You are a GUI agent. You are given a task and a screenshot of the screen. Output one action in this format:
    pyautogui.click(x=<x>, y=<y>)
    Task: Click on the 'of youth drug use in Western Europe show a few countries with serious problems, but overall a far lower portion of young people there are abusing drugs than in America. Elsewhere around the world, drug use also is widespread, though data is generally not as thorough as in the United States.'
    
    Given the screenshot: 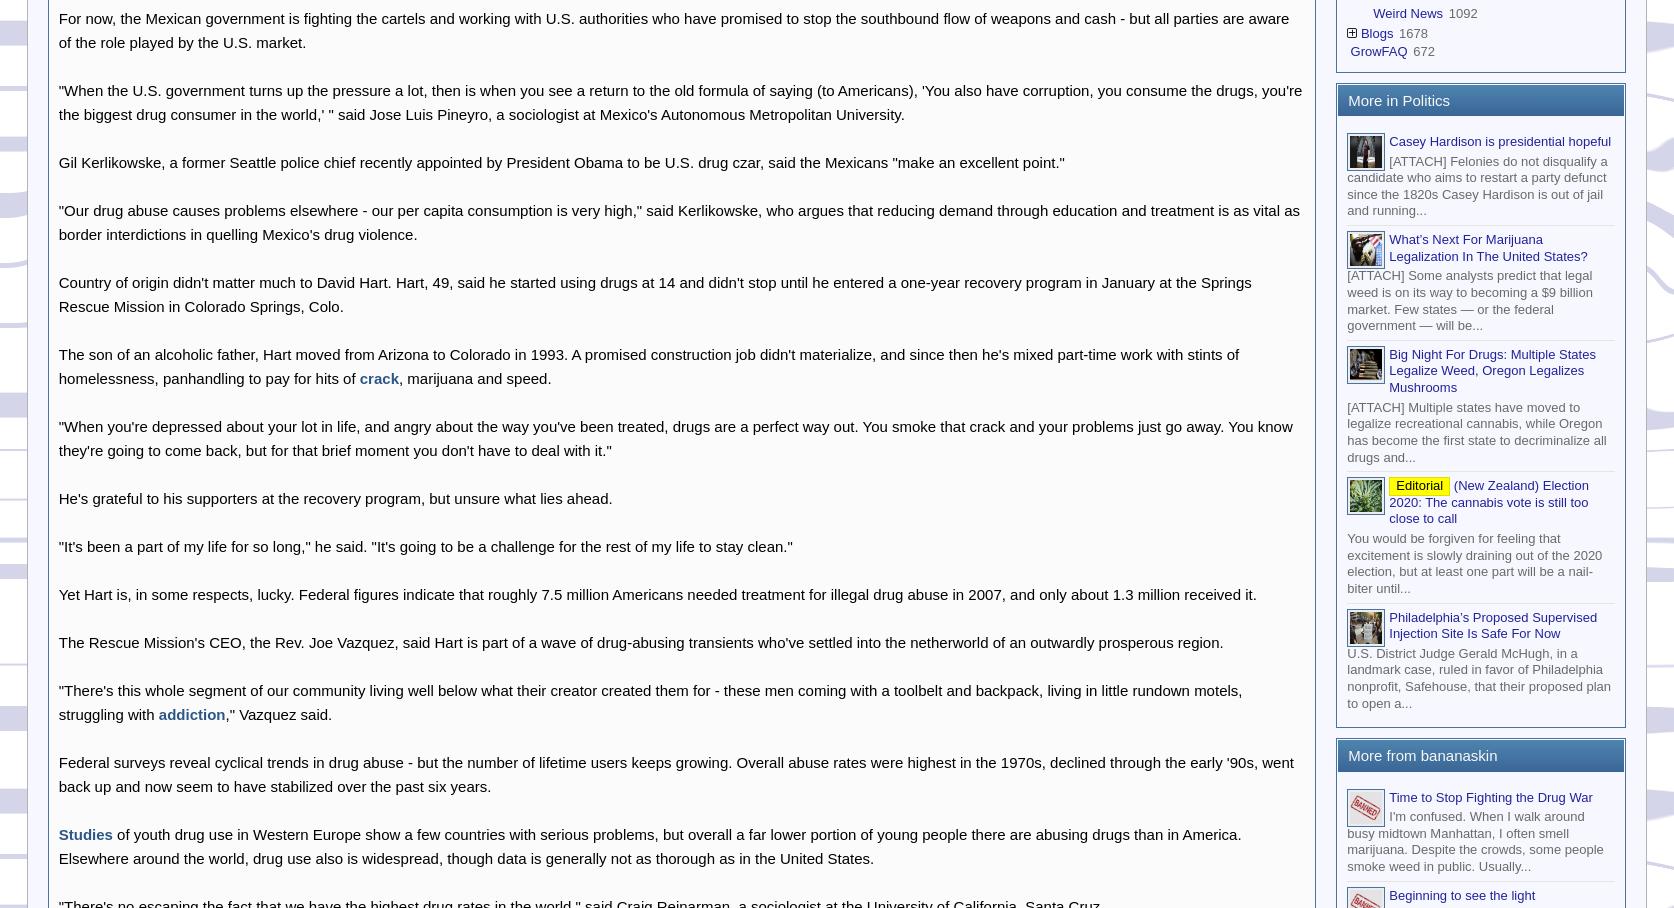 What is the action you would take?
    pyautogui.click(x=649, y=844)
    